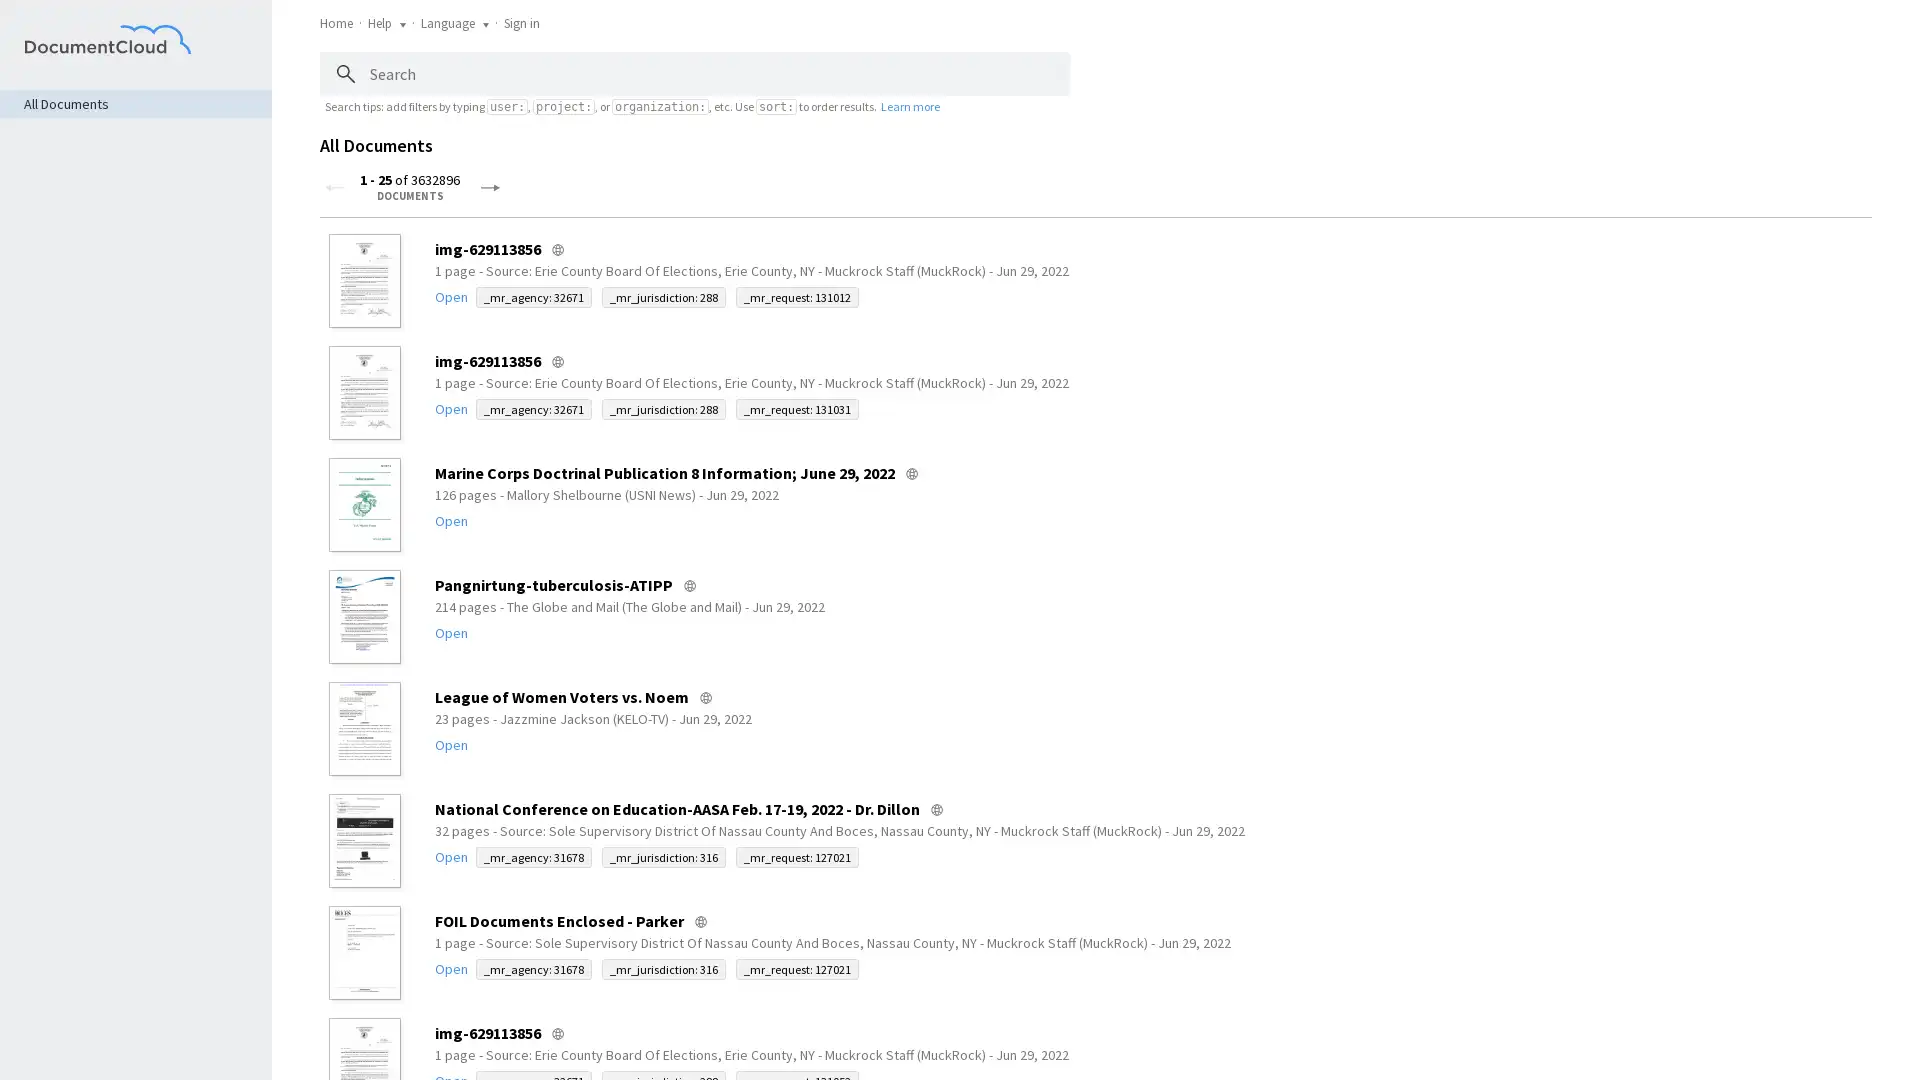 Image resolution: width=1920 pixels, height=1080 pixels. I want to click on _mr_jurisdiction: 316, so click(663, 967).